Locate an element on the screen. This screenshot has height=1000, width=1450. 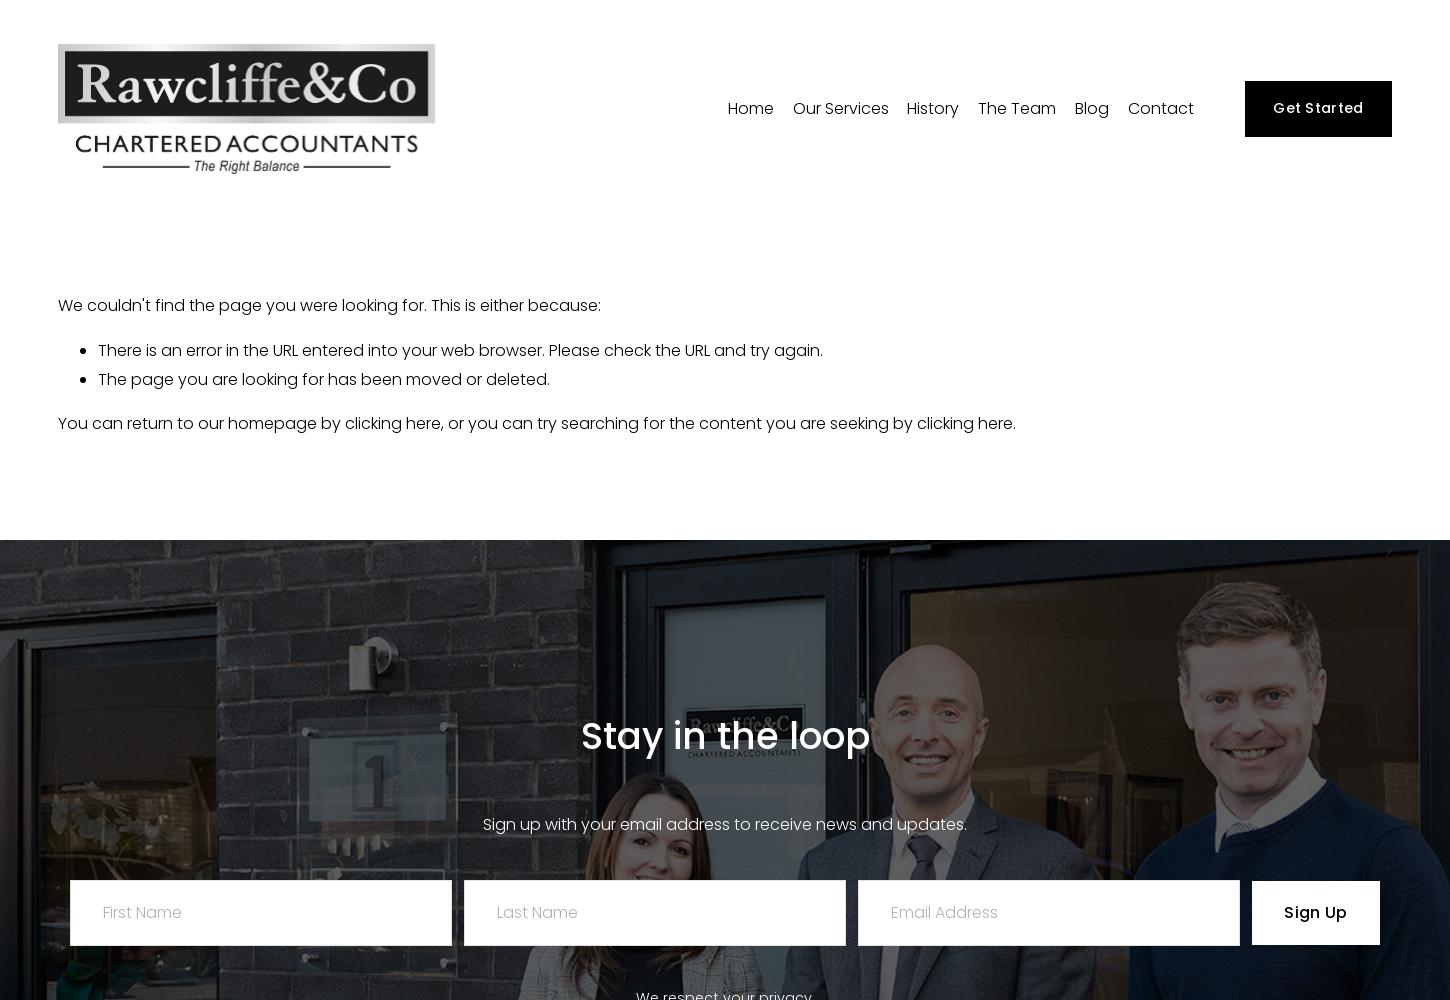
'Blog' is located at coordinates (1090, 106).